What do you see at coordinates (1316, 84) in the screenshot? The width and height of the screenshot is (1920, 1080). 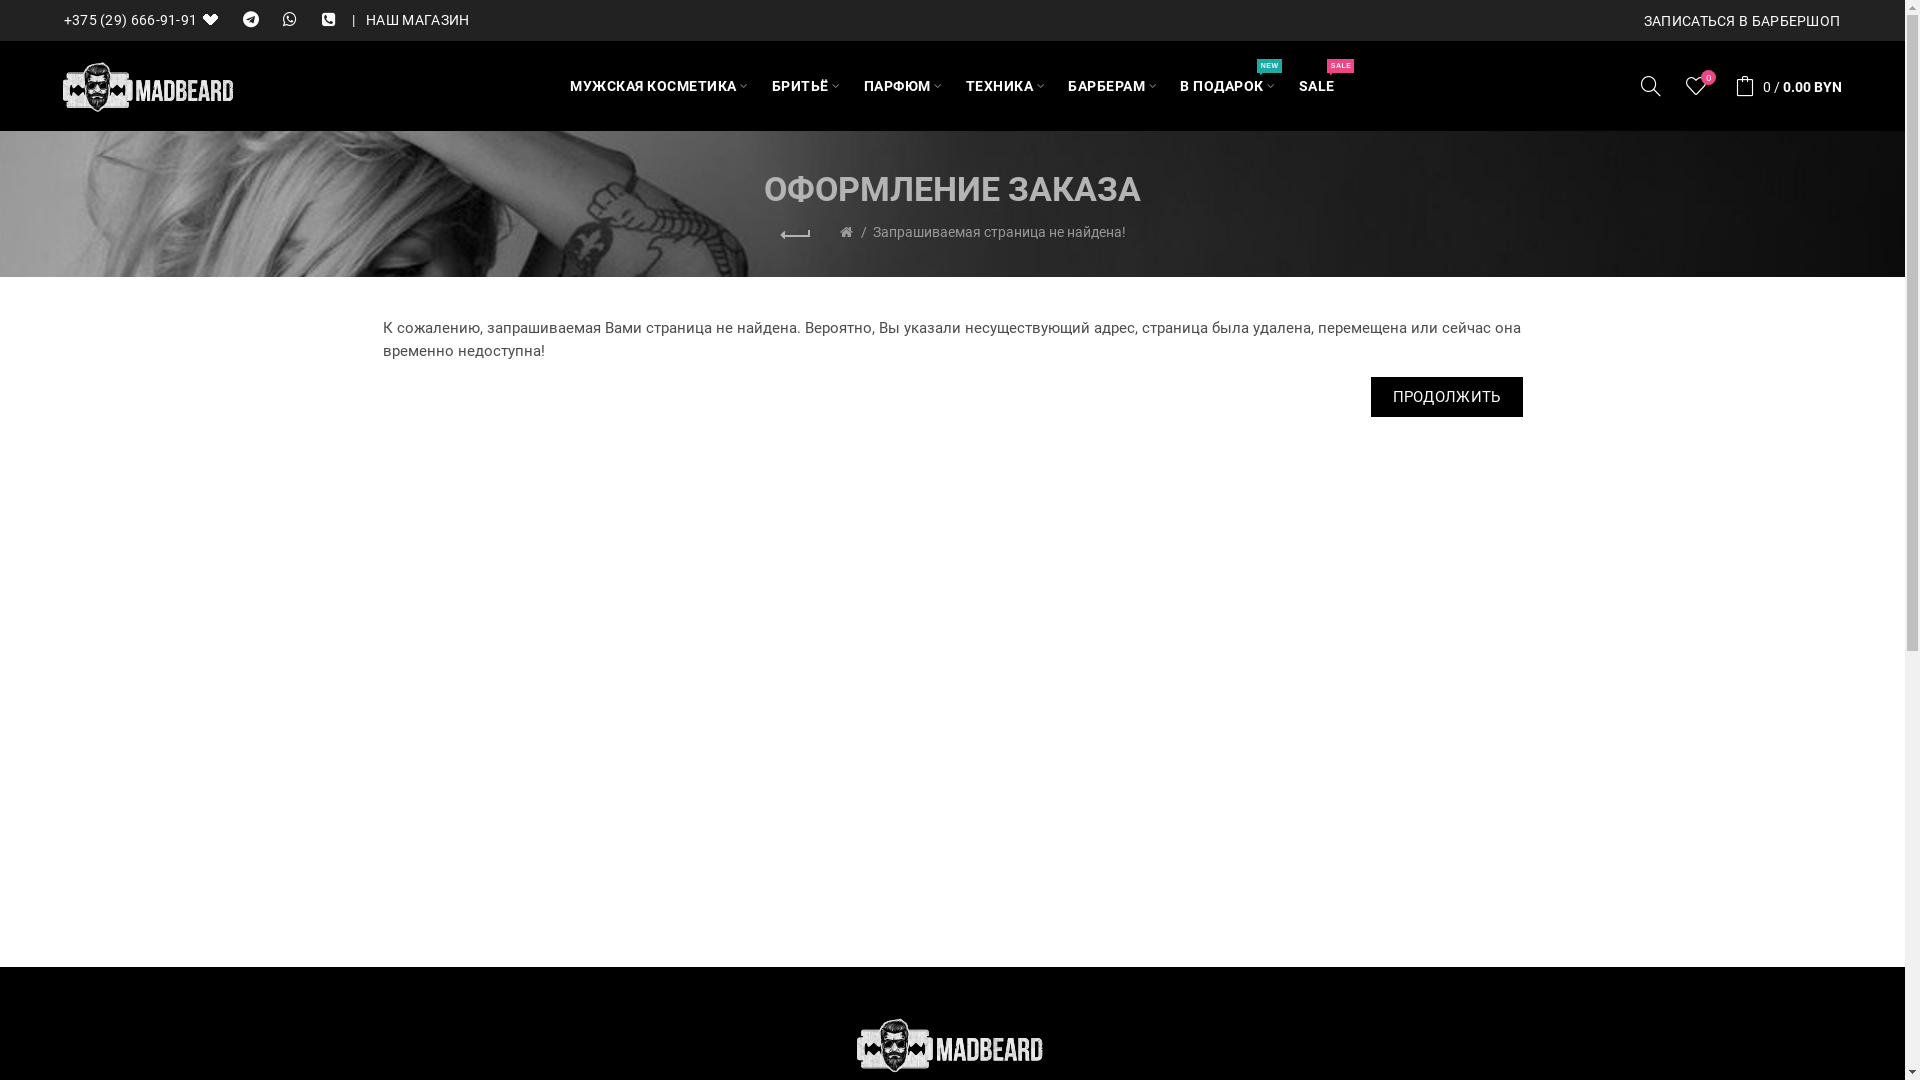 I see `'SALE` at bounding box center [1316, 84].